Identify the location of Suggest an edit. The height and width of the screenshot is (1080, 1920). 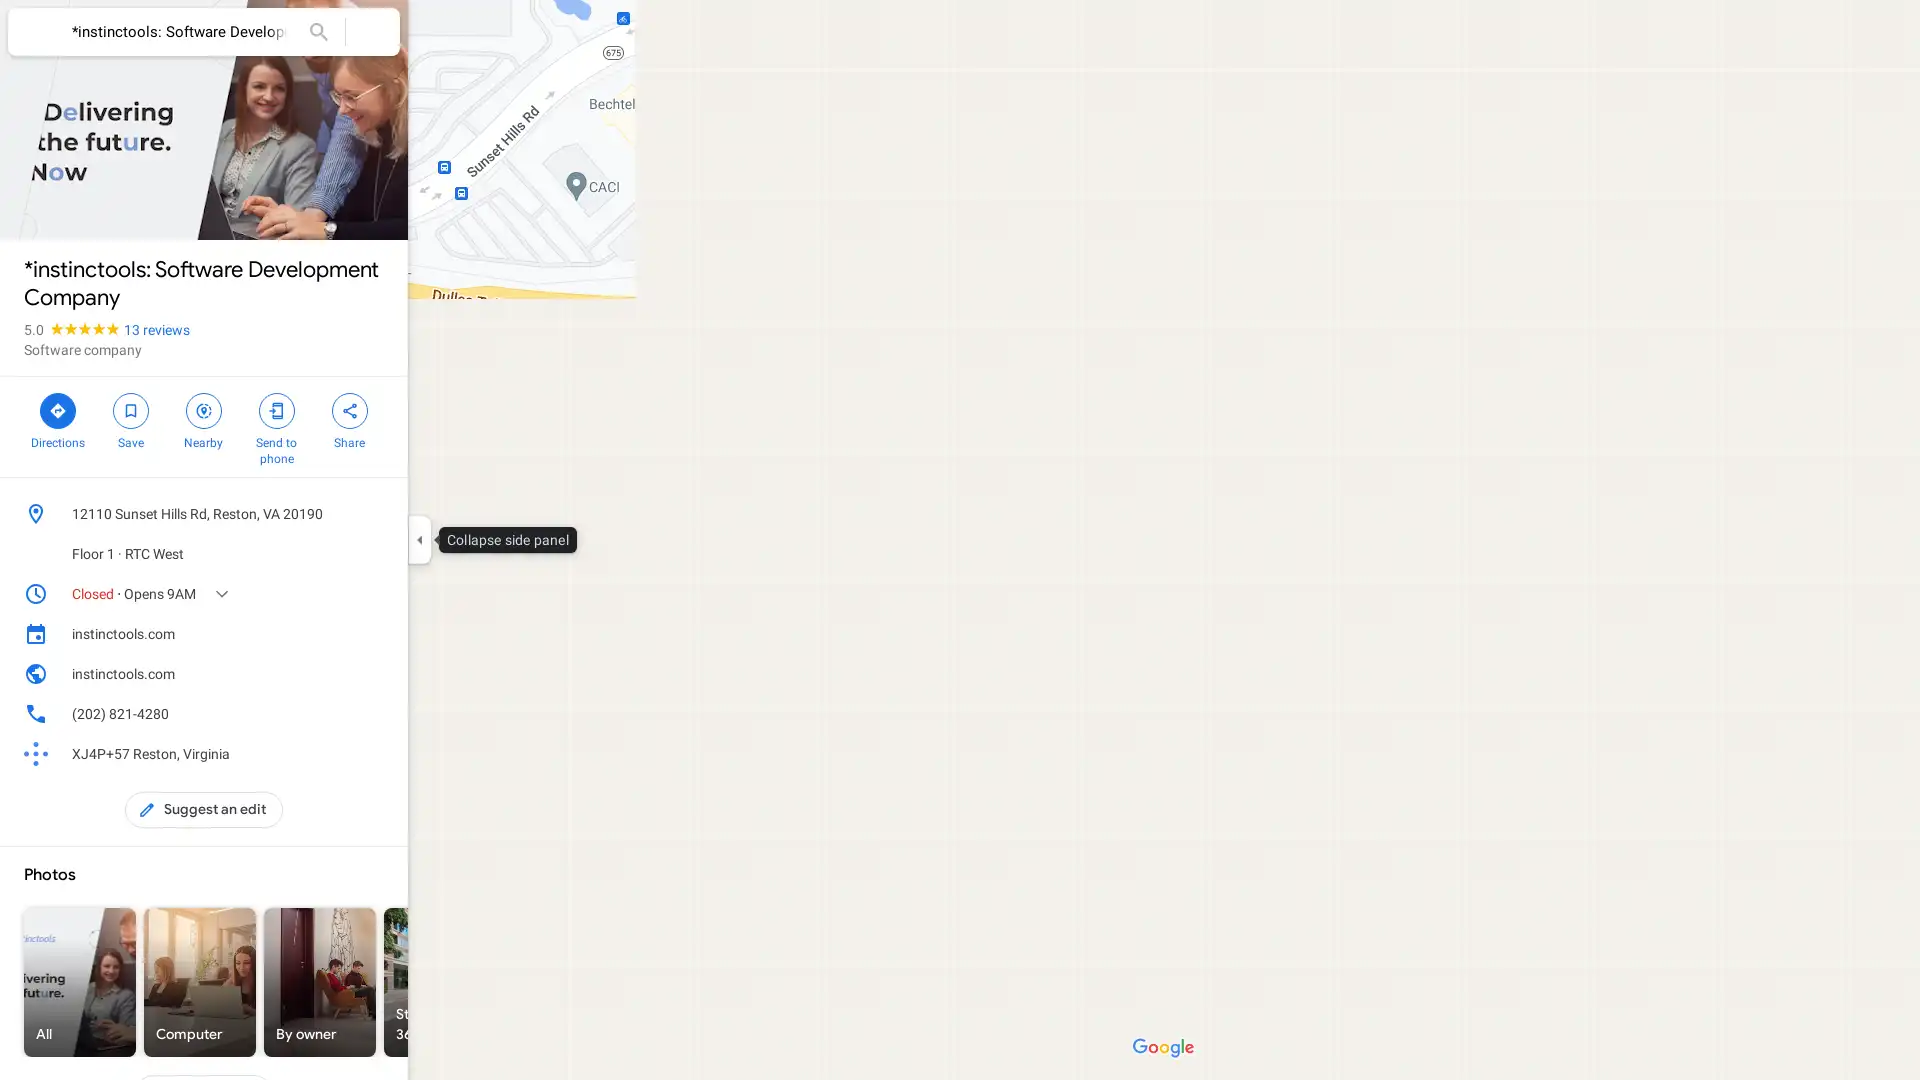
(204, 810).